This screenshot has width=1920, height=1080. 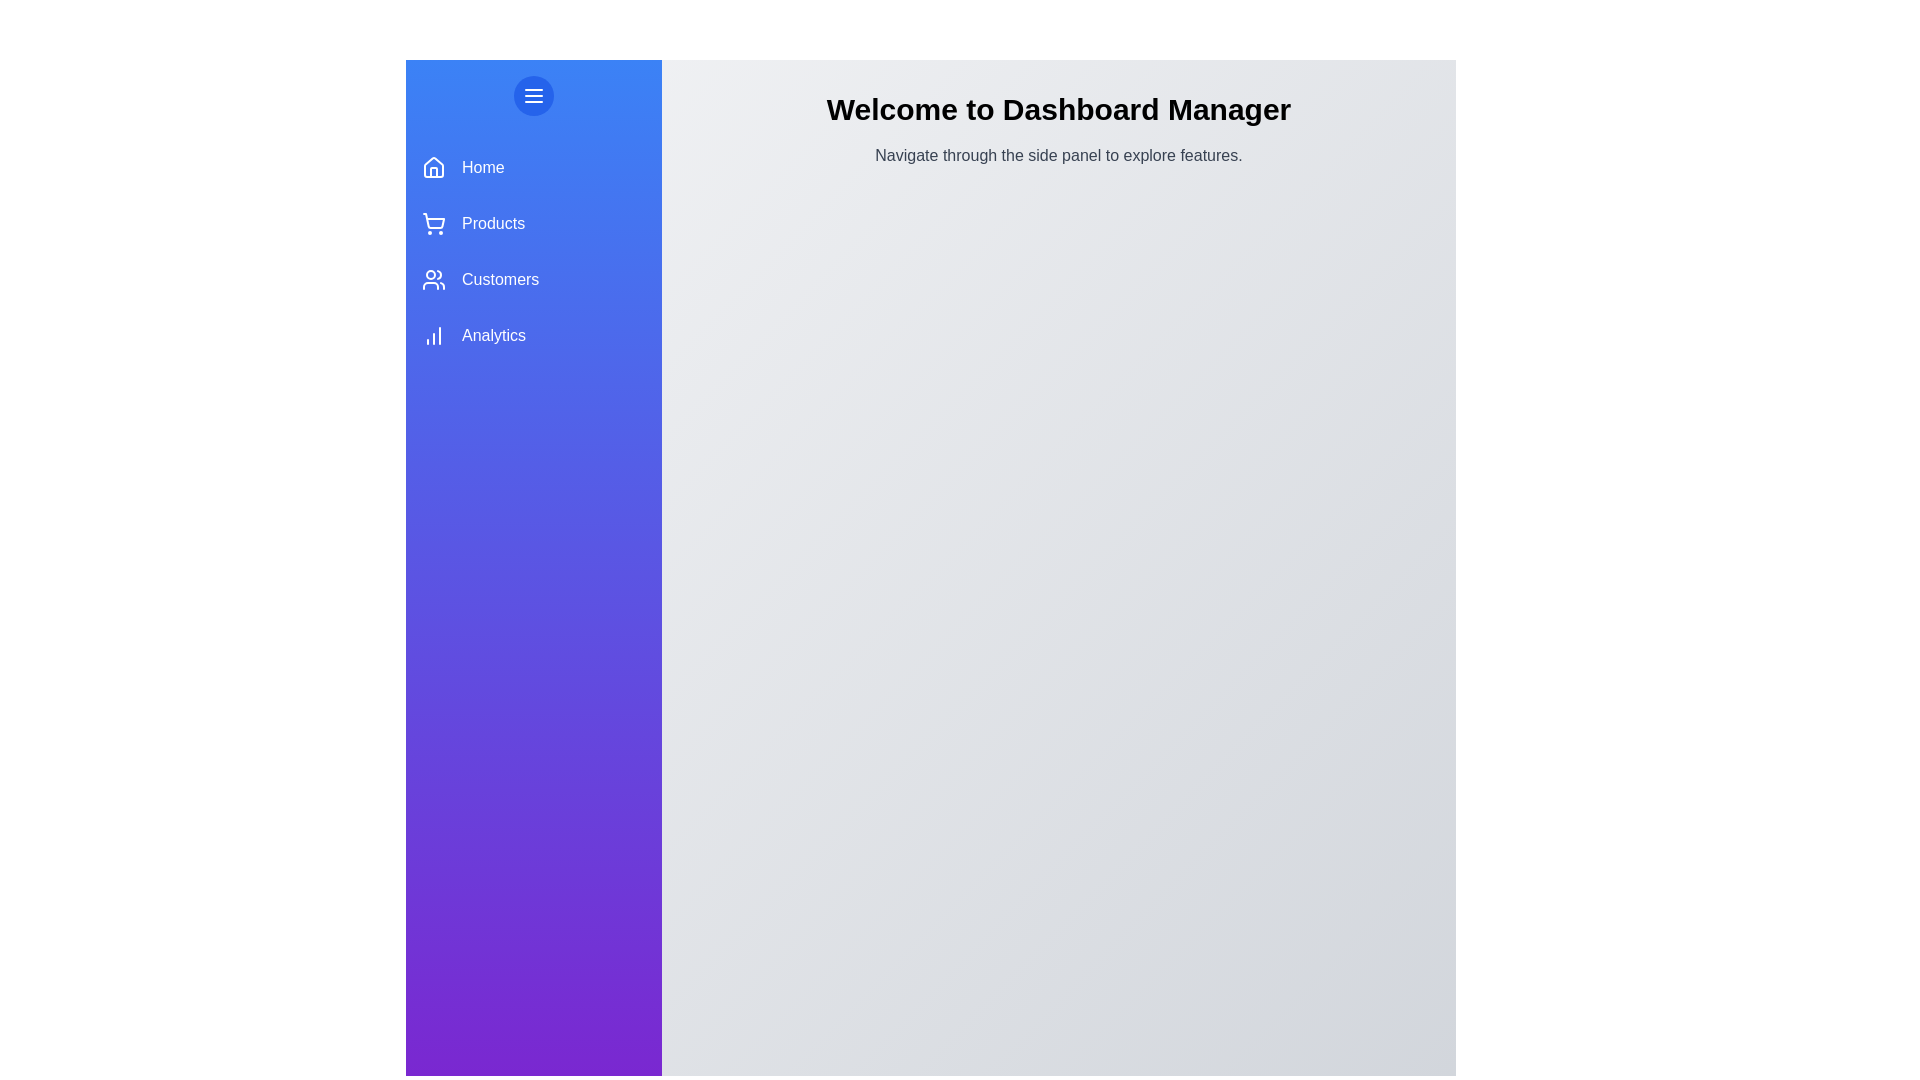 I want to click on the sidebar item Products to observe its hover effect, so click(x=533, y=223).